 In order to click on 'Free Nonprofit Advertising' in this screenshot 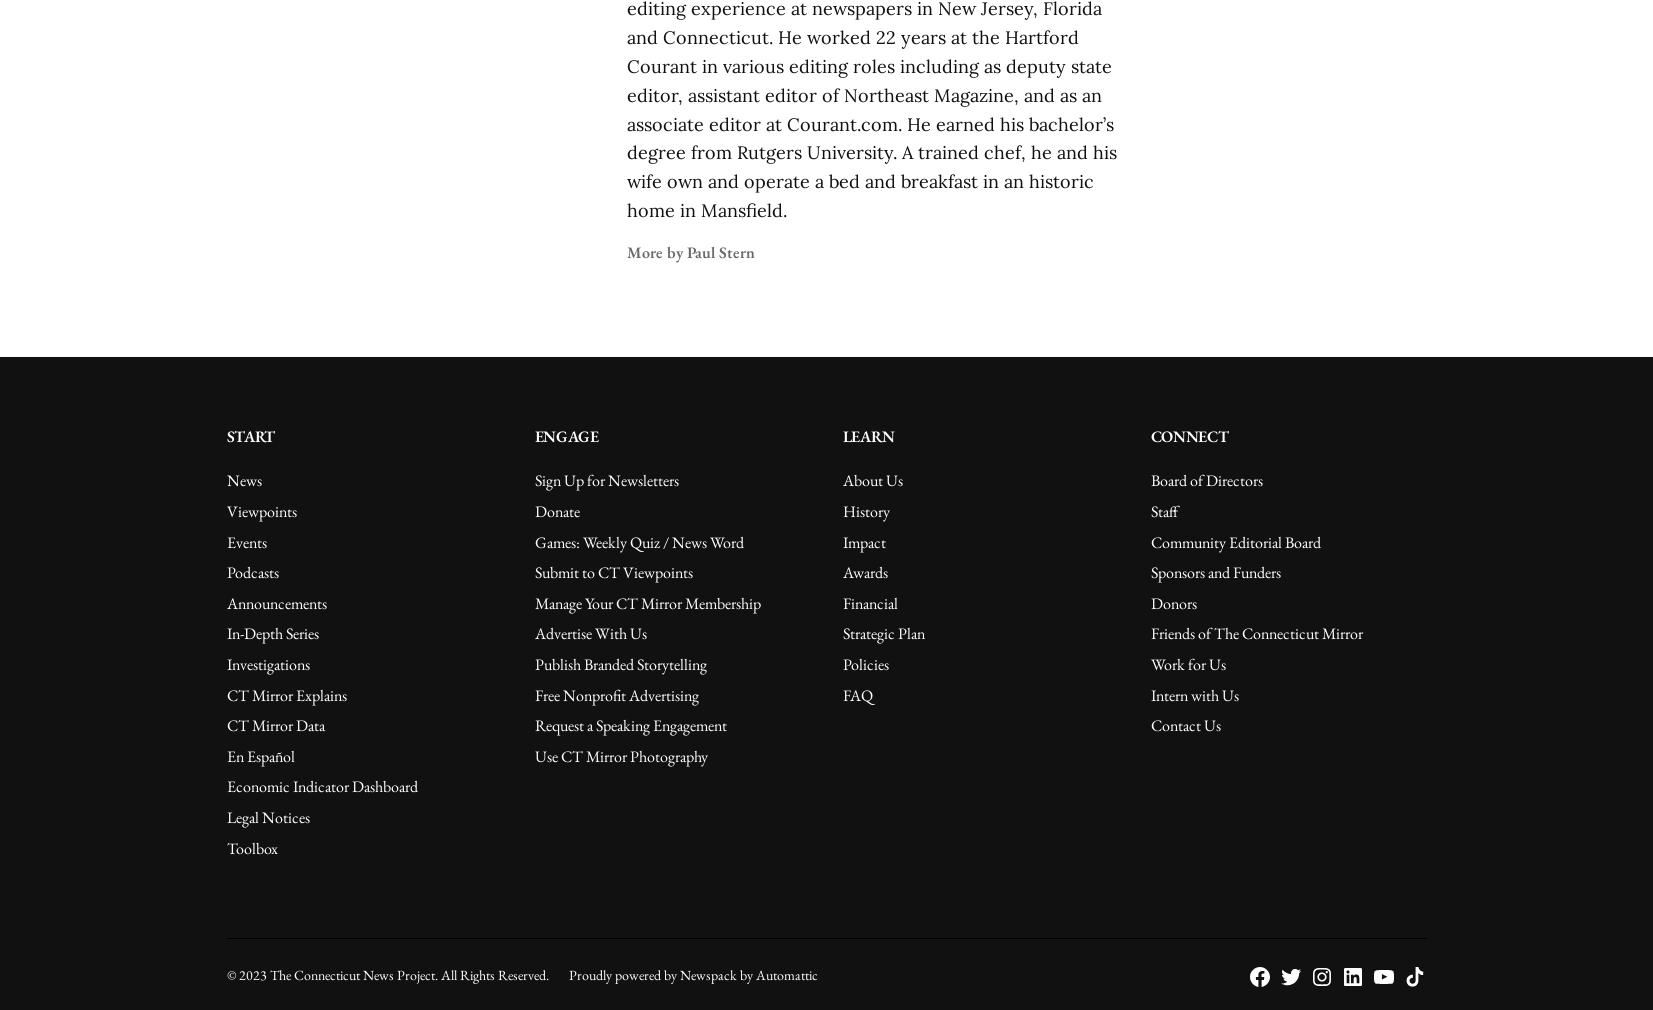, I will do `click(615, 693)`.